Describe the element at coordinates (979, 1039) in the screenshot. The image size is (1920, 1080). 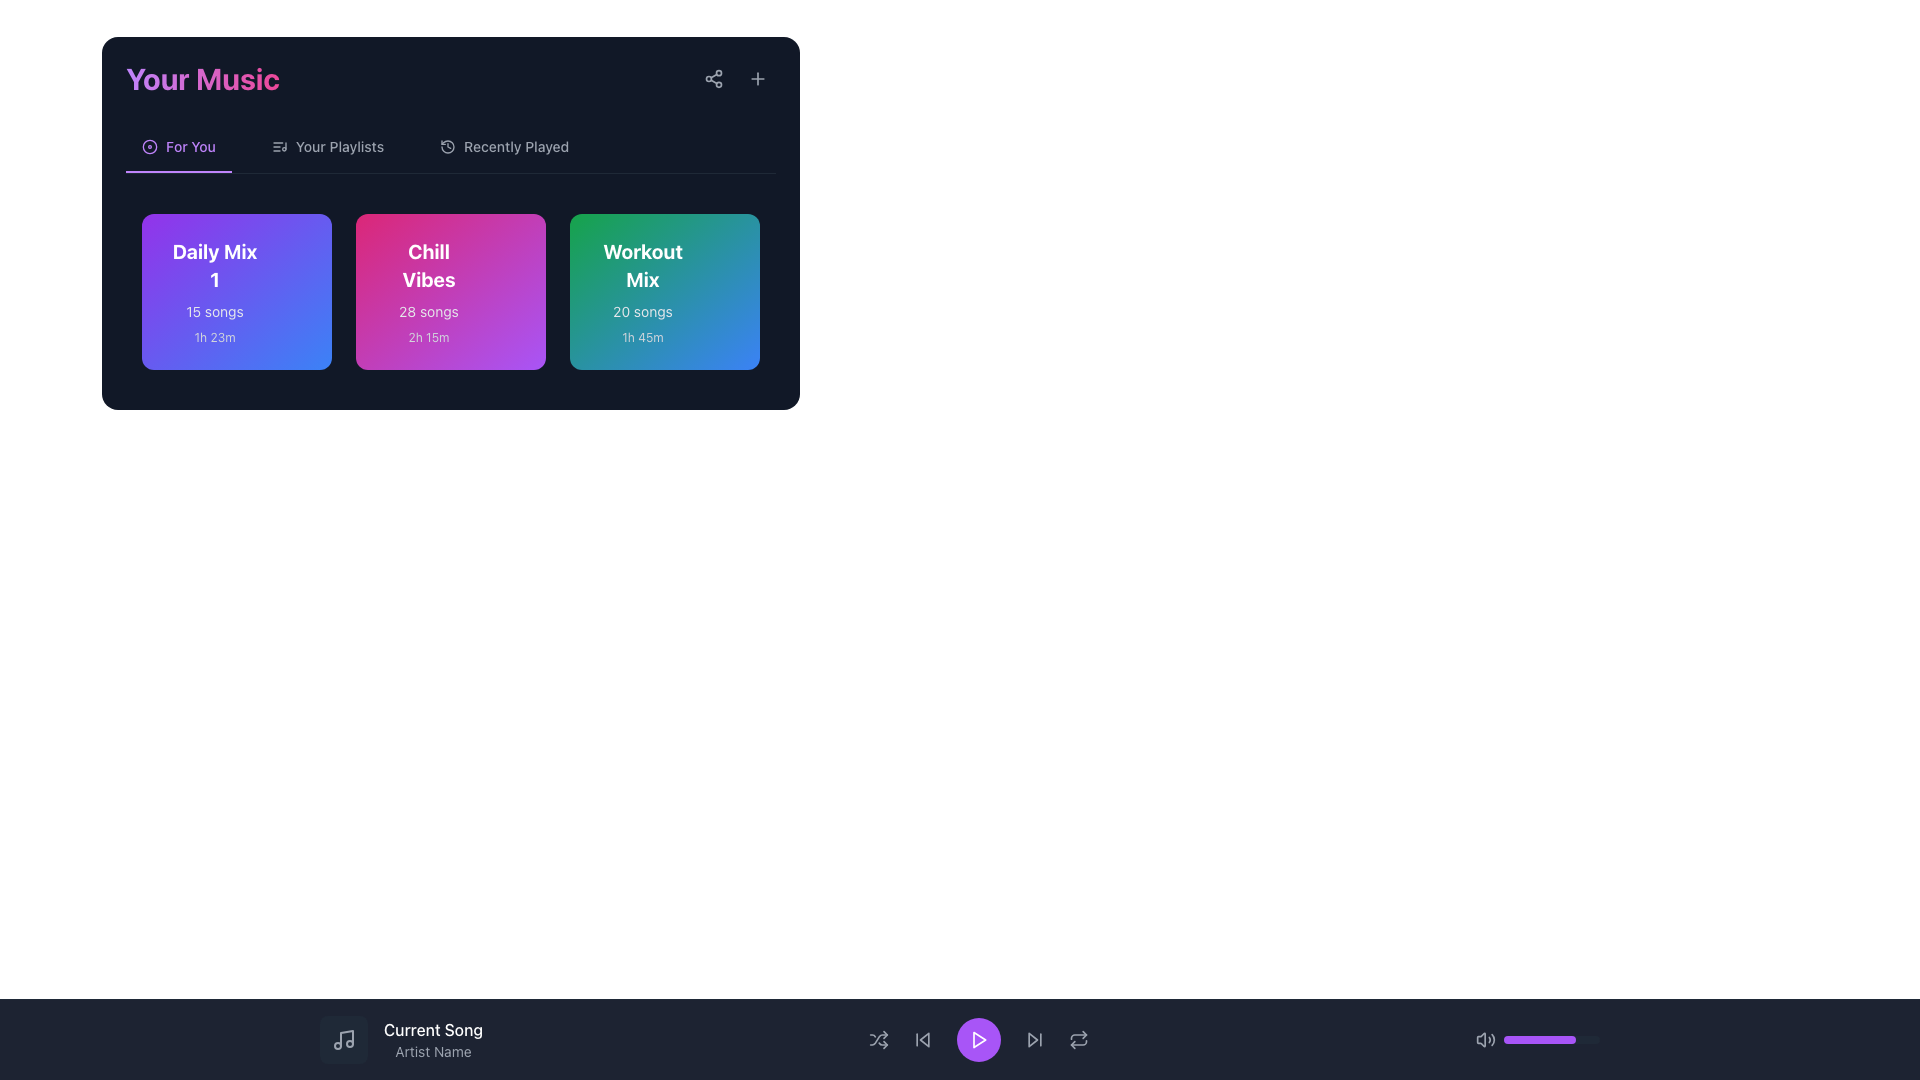
I see `the SVG icon resembling a triangular play symbol located in the center of a circular button in the bottom navigation bar` at that location.